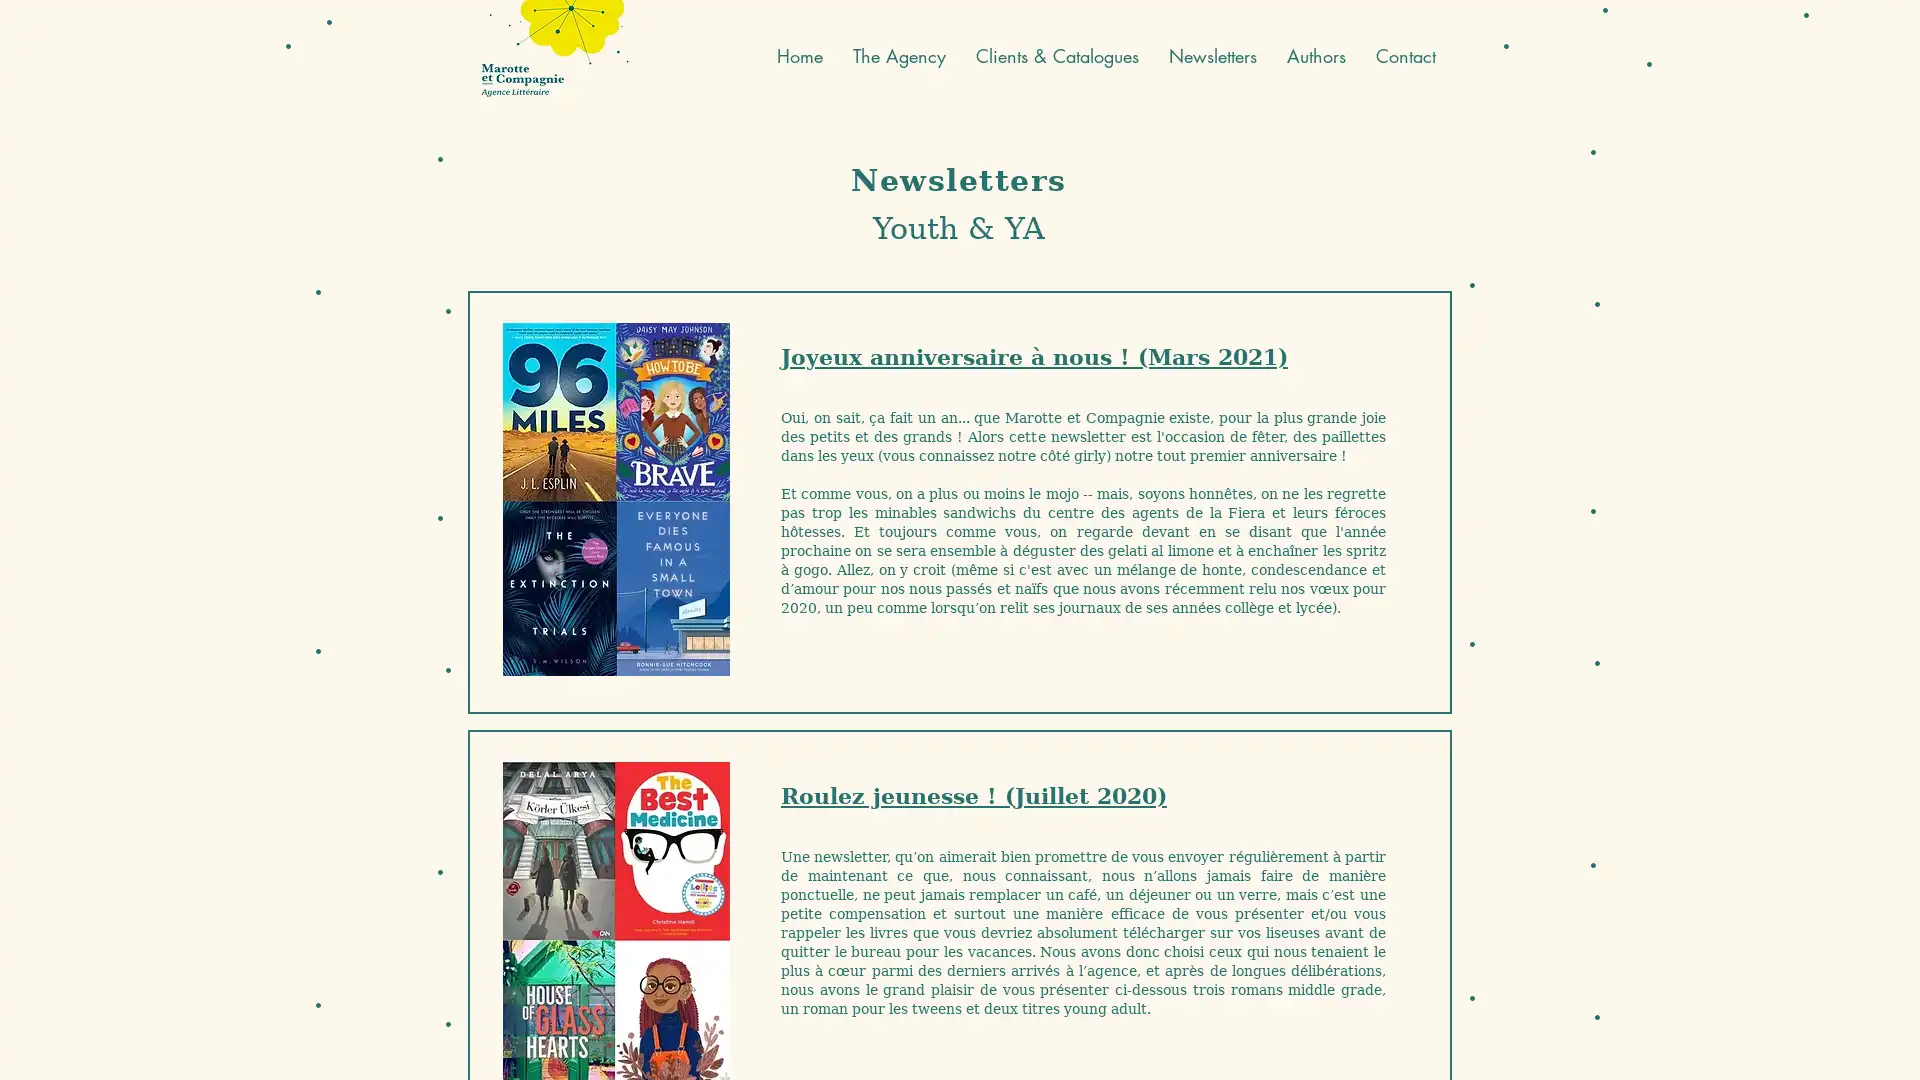  What do you see at coordinates (713, 55) in the screenshot?
I see `English` at bounding box center [713, 55].